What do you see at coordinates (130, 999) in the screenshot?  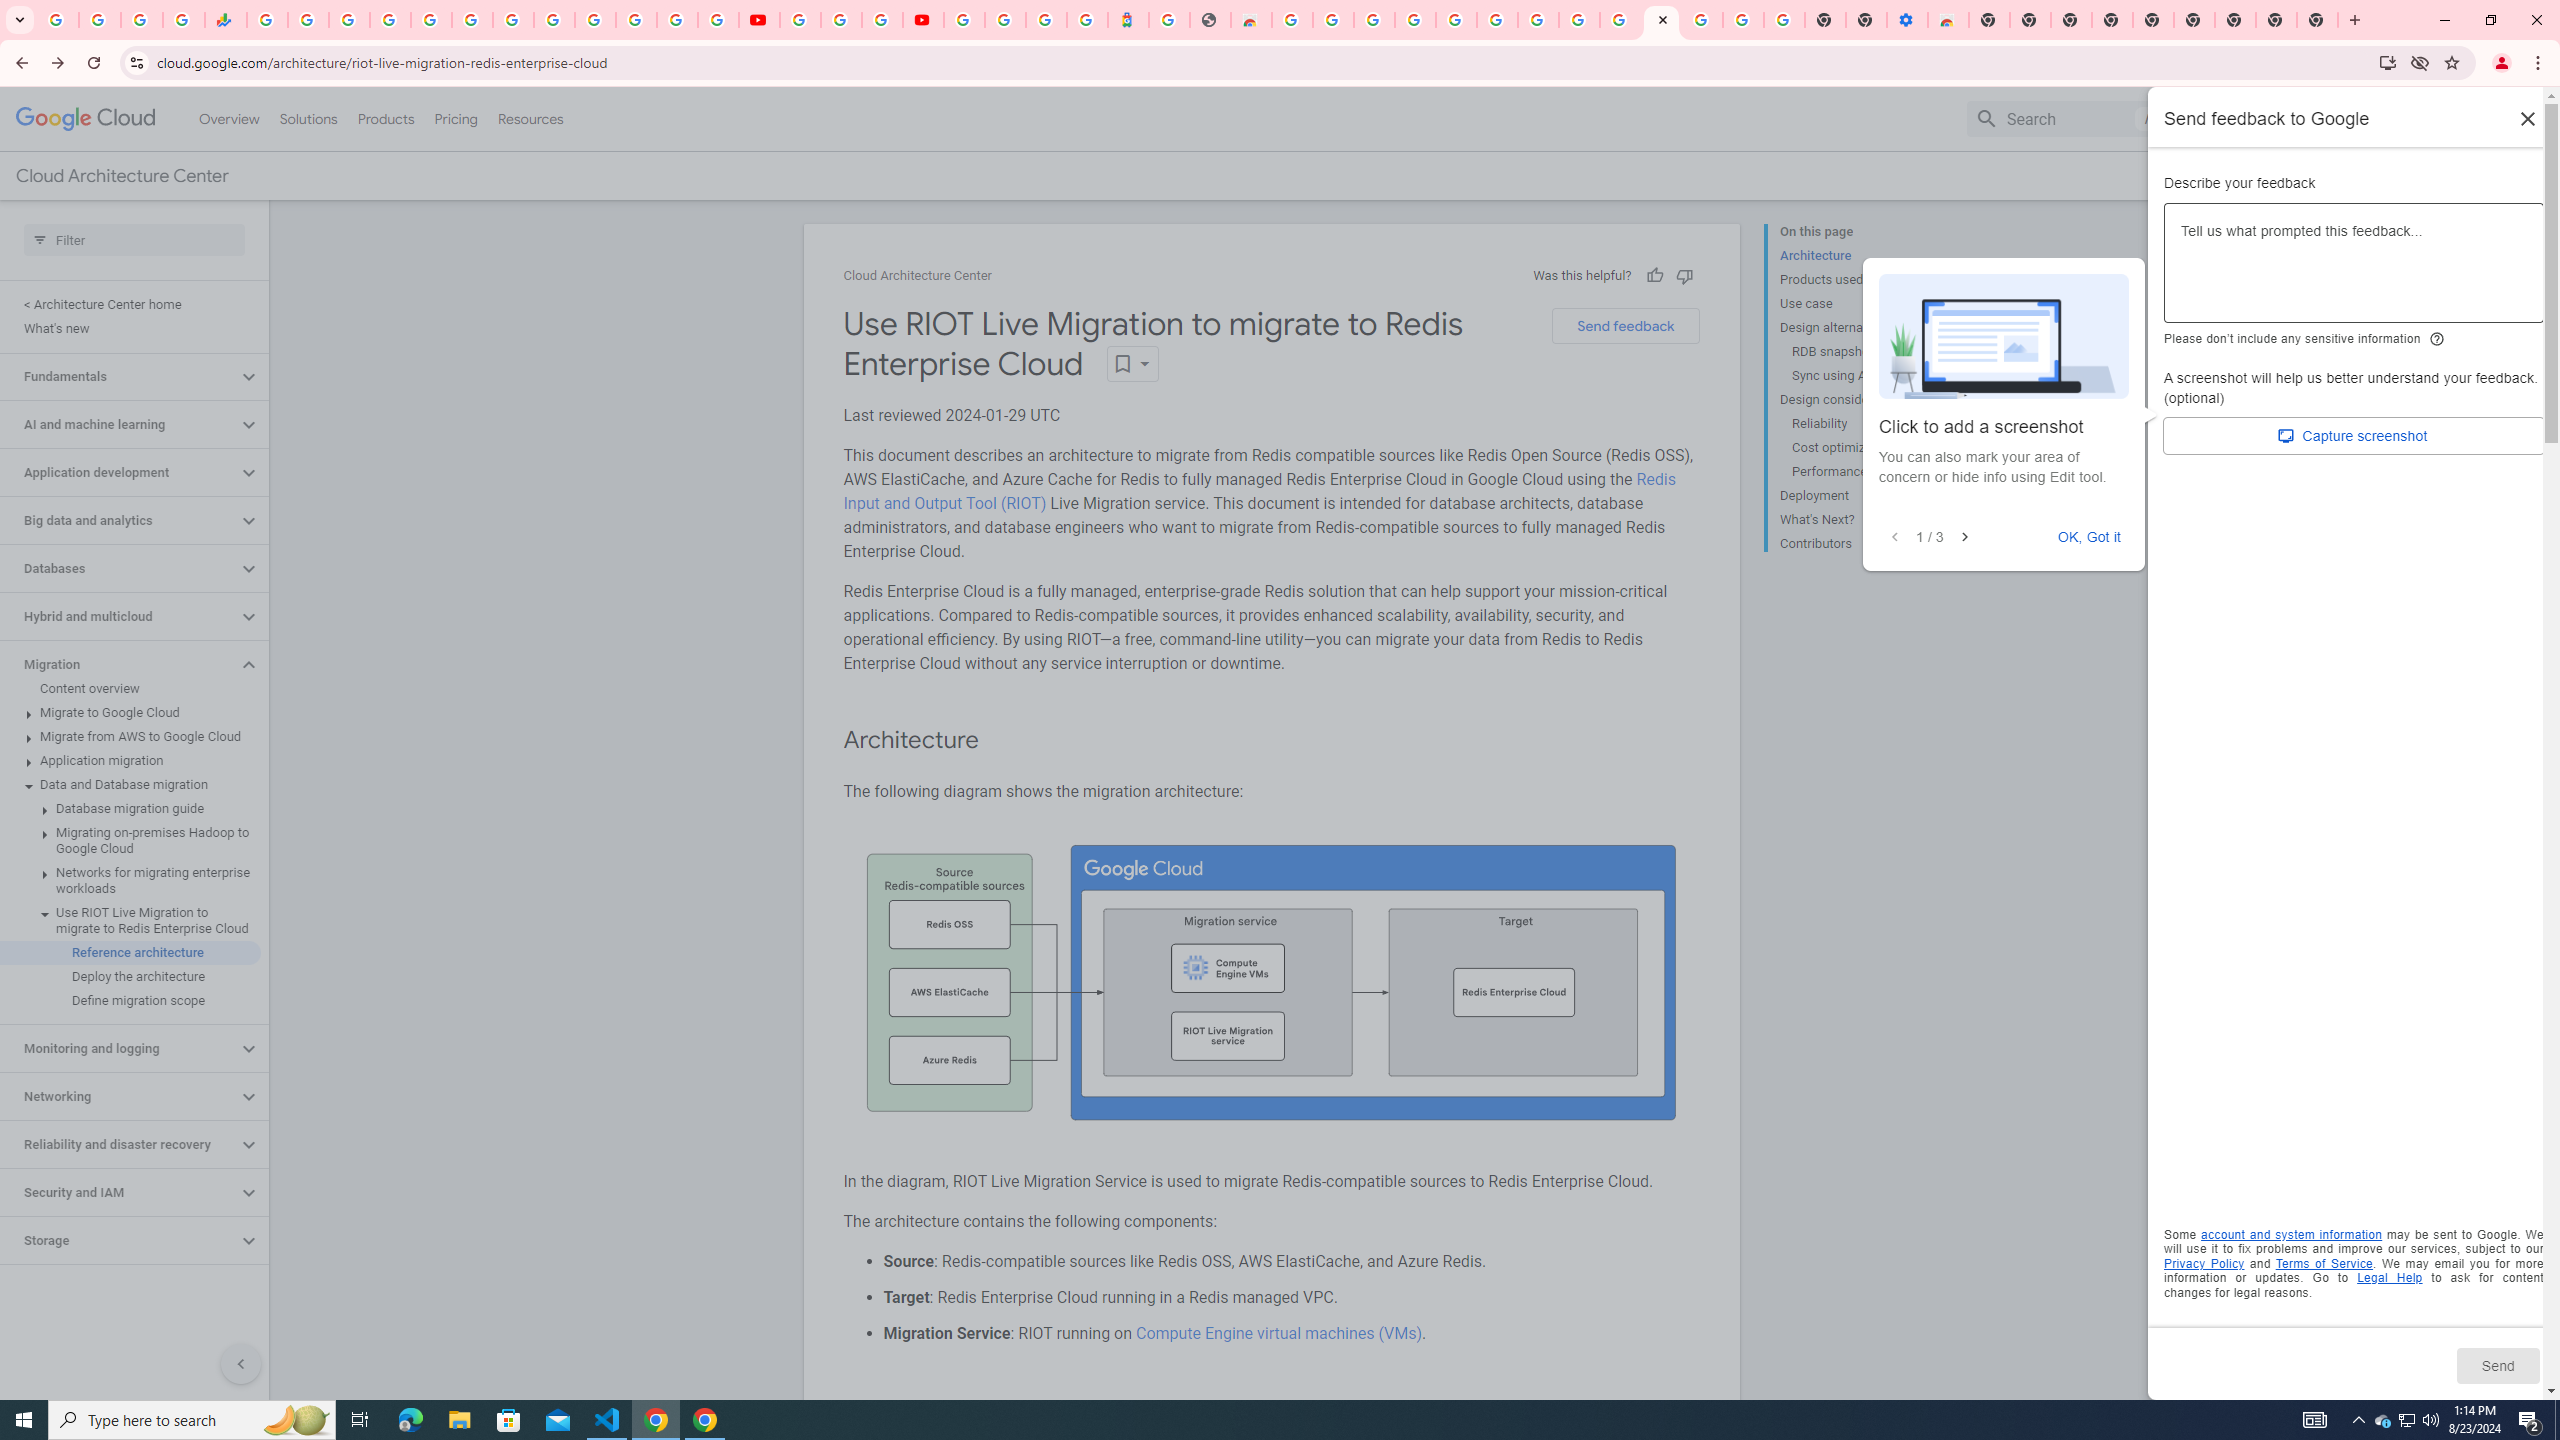 I see `'Define migration scope'` at bounding box center [130, 999].